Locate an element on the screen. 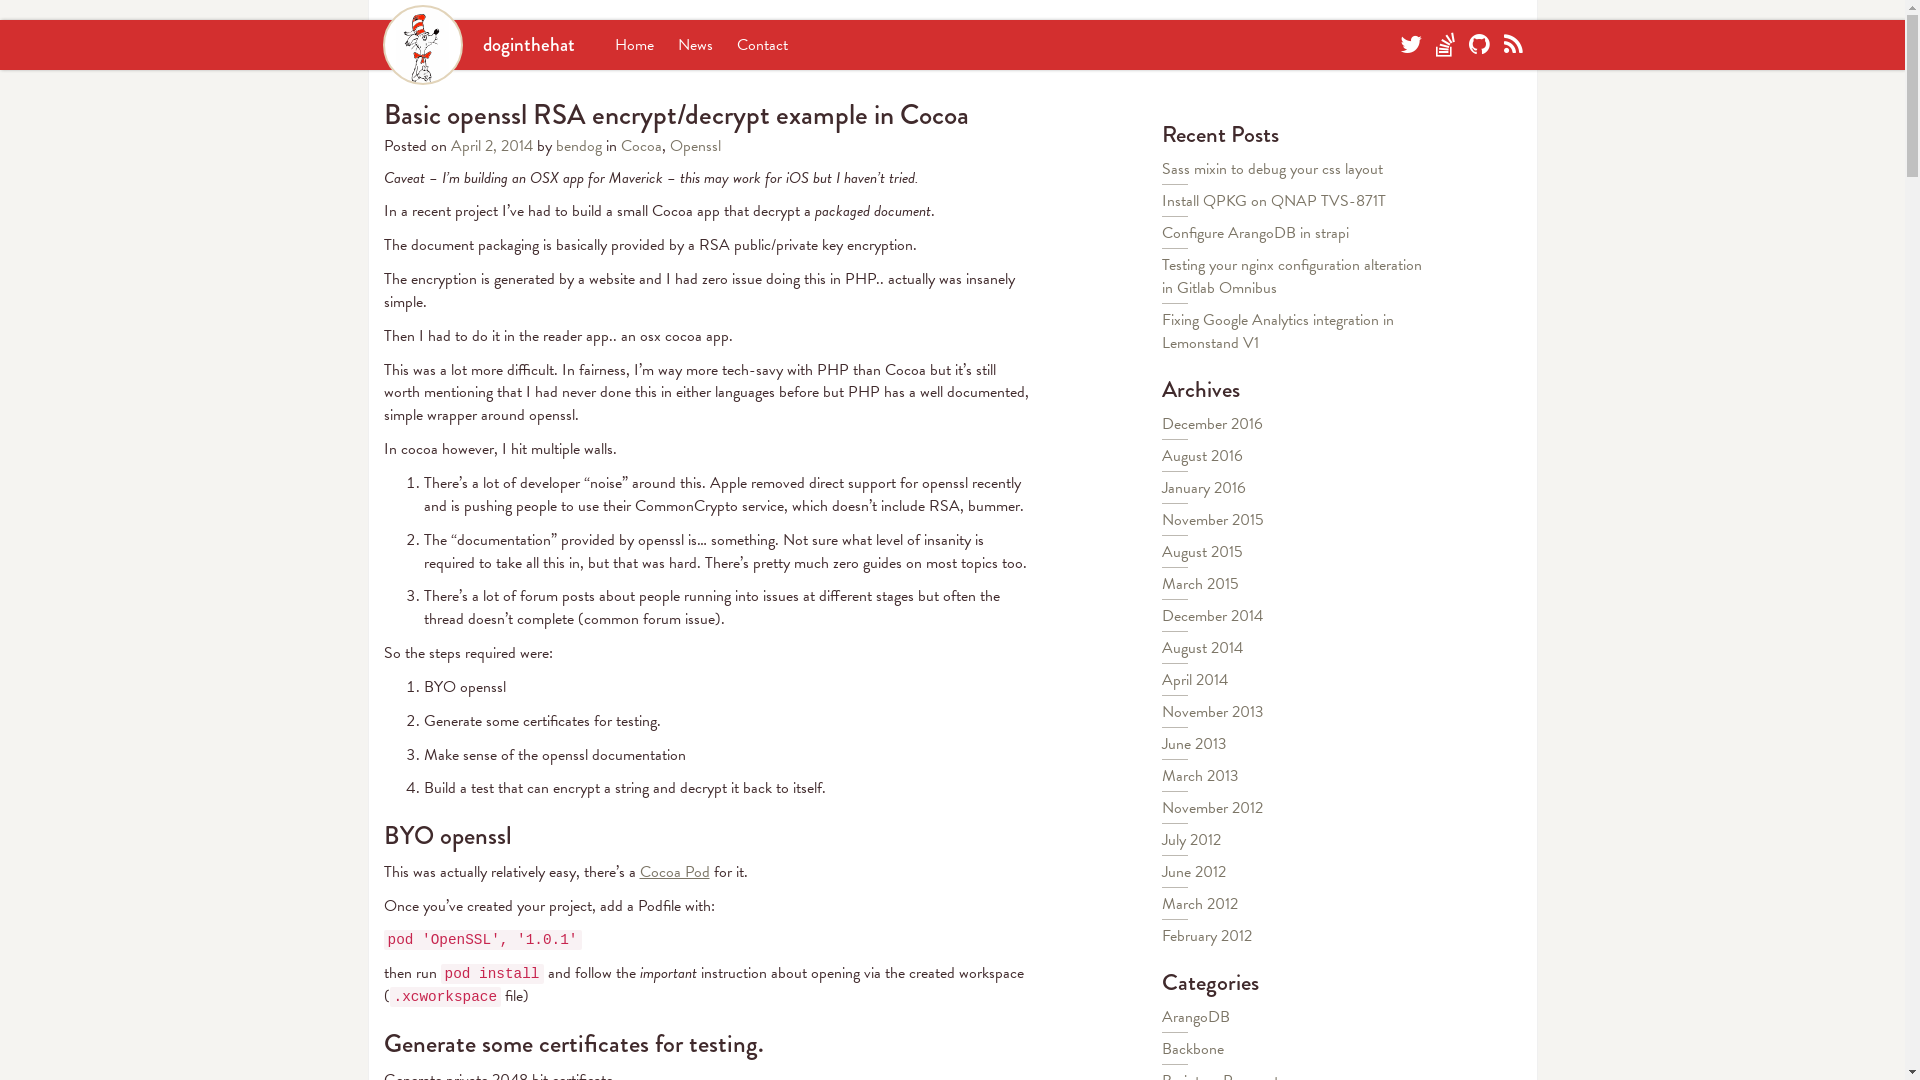 The height and width of the screenshot is (1080, 1920). 'Sass mixin to debug your css layout' is located at coordinates (1271, 168).